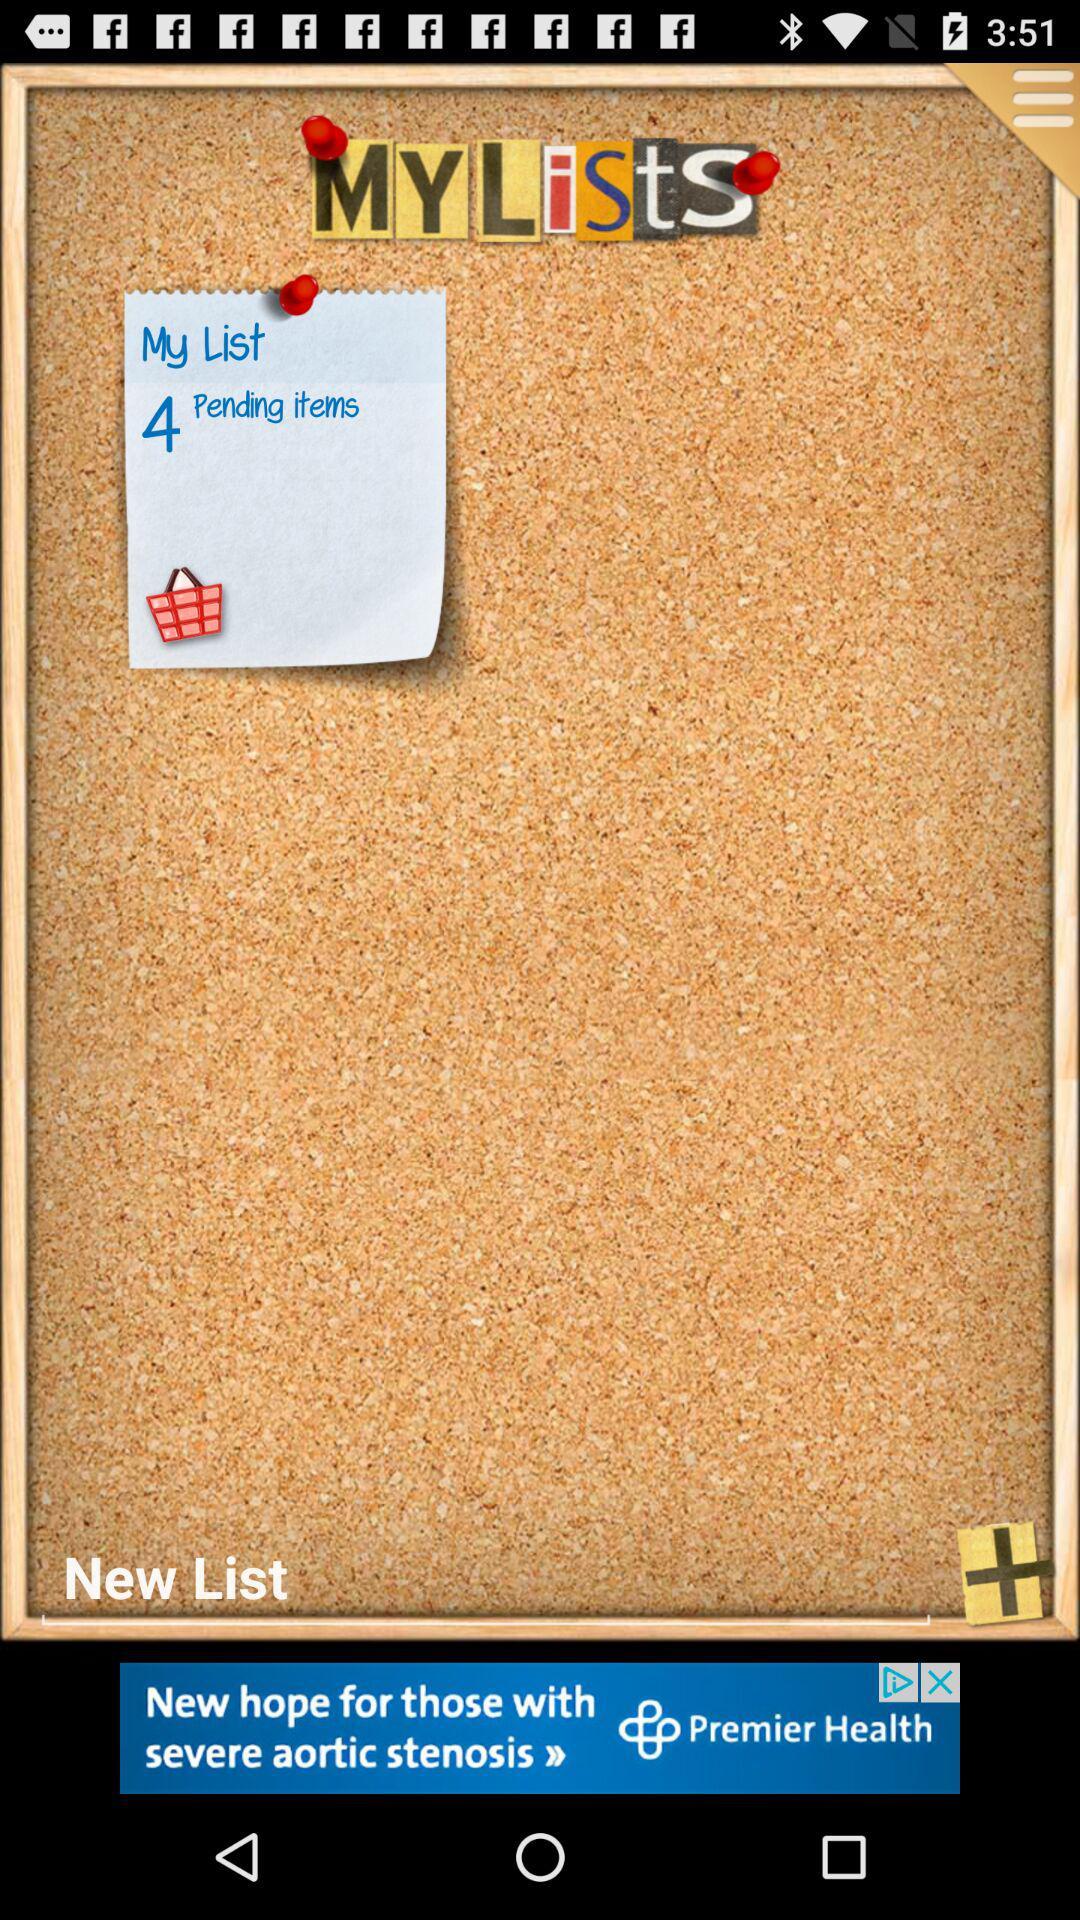  I want to click on features, so click(1009, 132).